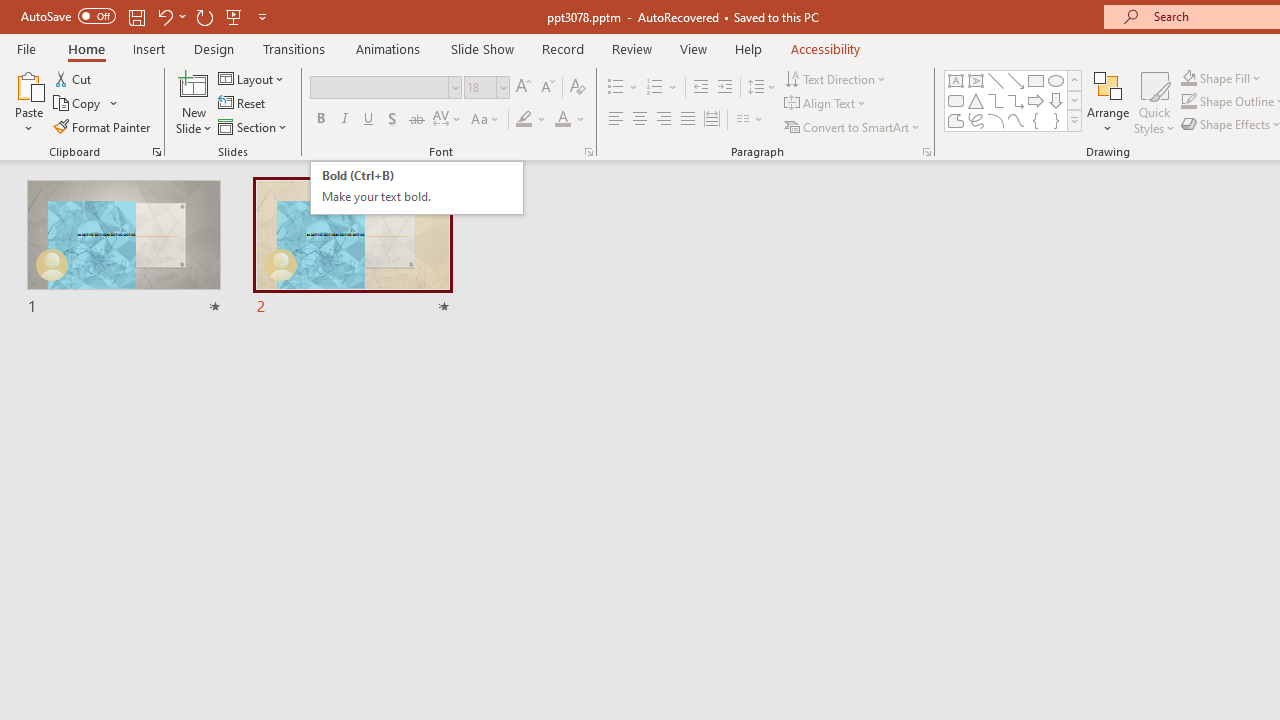  Describe the element at coordinates (1016, 100) in the screenshot. I see `'Connector: Elbow Arrow'` at that location.